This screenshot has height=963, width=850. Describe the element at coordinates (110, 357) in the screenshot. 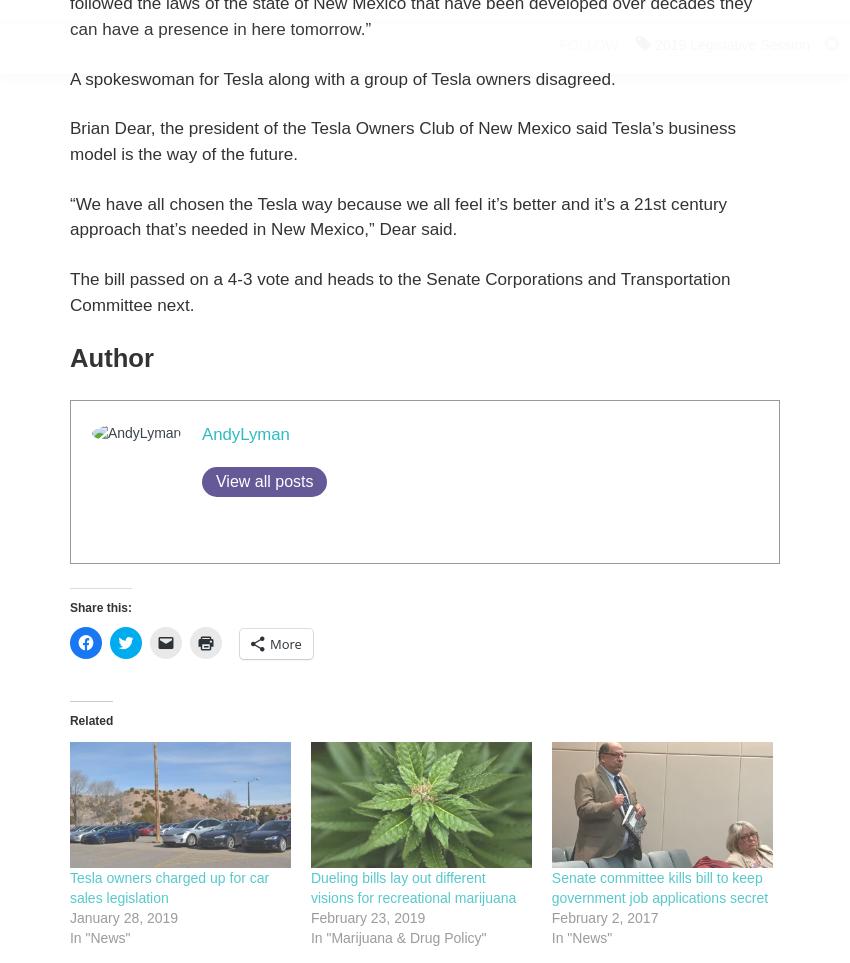

I see `'Author'` at that location.